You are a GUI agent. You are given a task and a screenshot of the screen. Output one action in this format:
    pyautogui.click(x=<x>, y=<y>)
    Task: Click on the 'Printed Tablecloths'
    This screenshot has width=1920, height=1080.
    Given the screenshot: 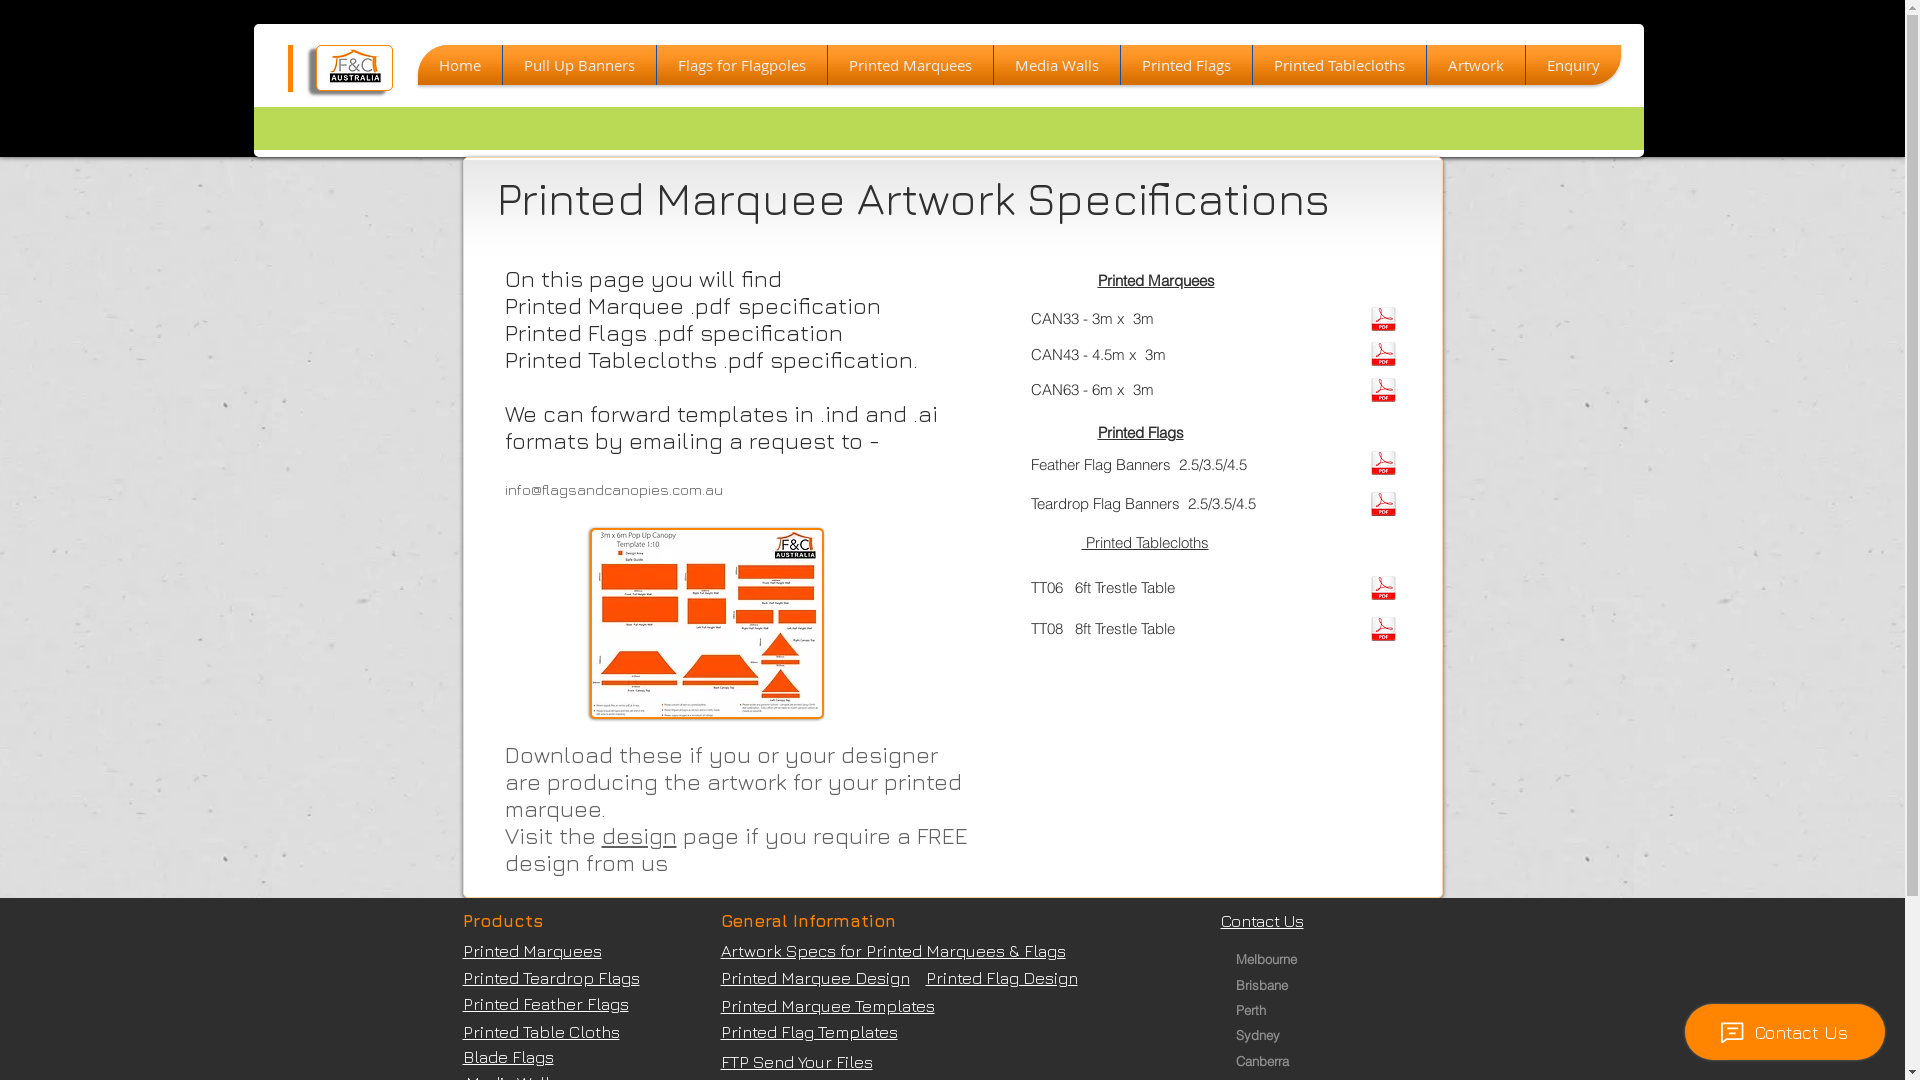 What is the action you would take?
    pyautogui.click(x=1251, y=64)
    